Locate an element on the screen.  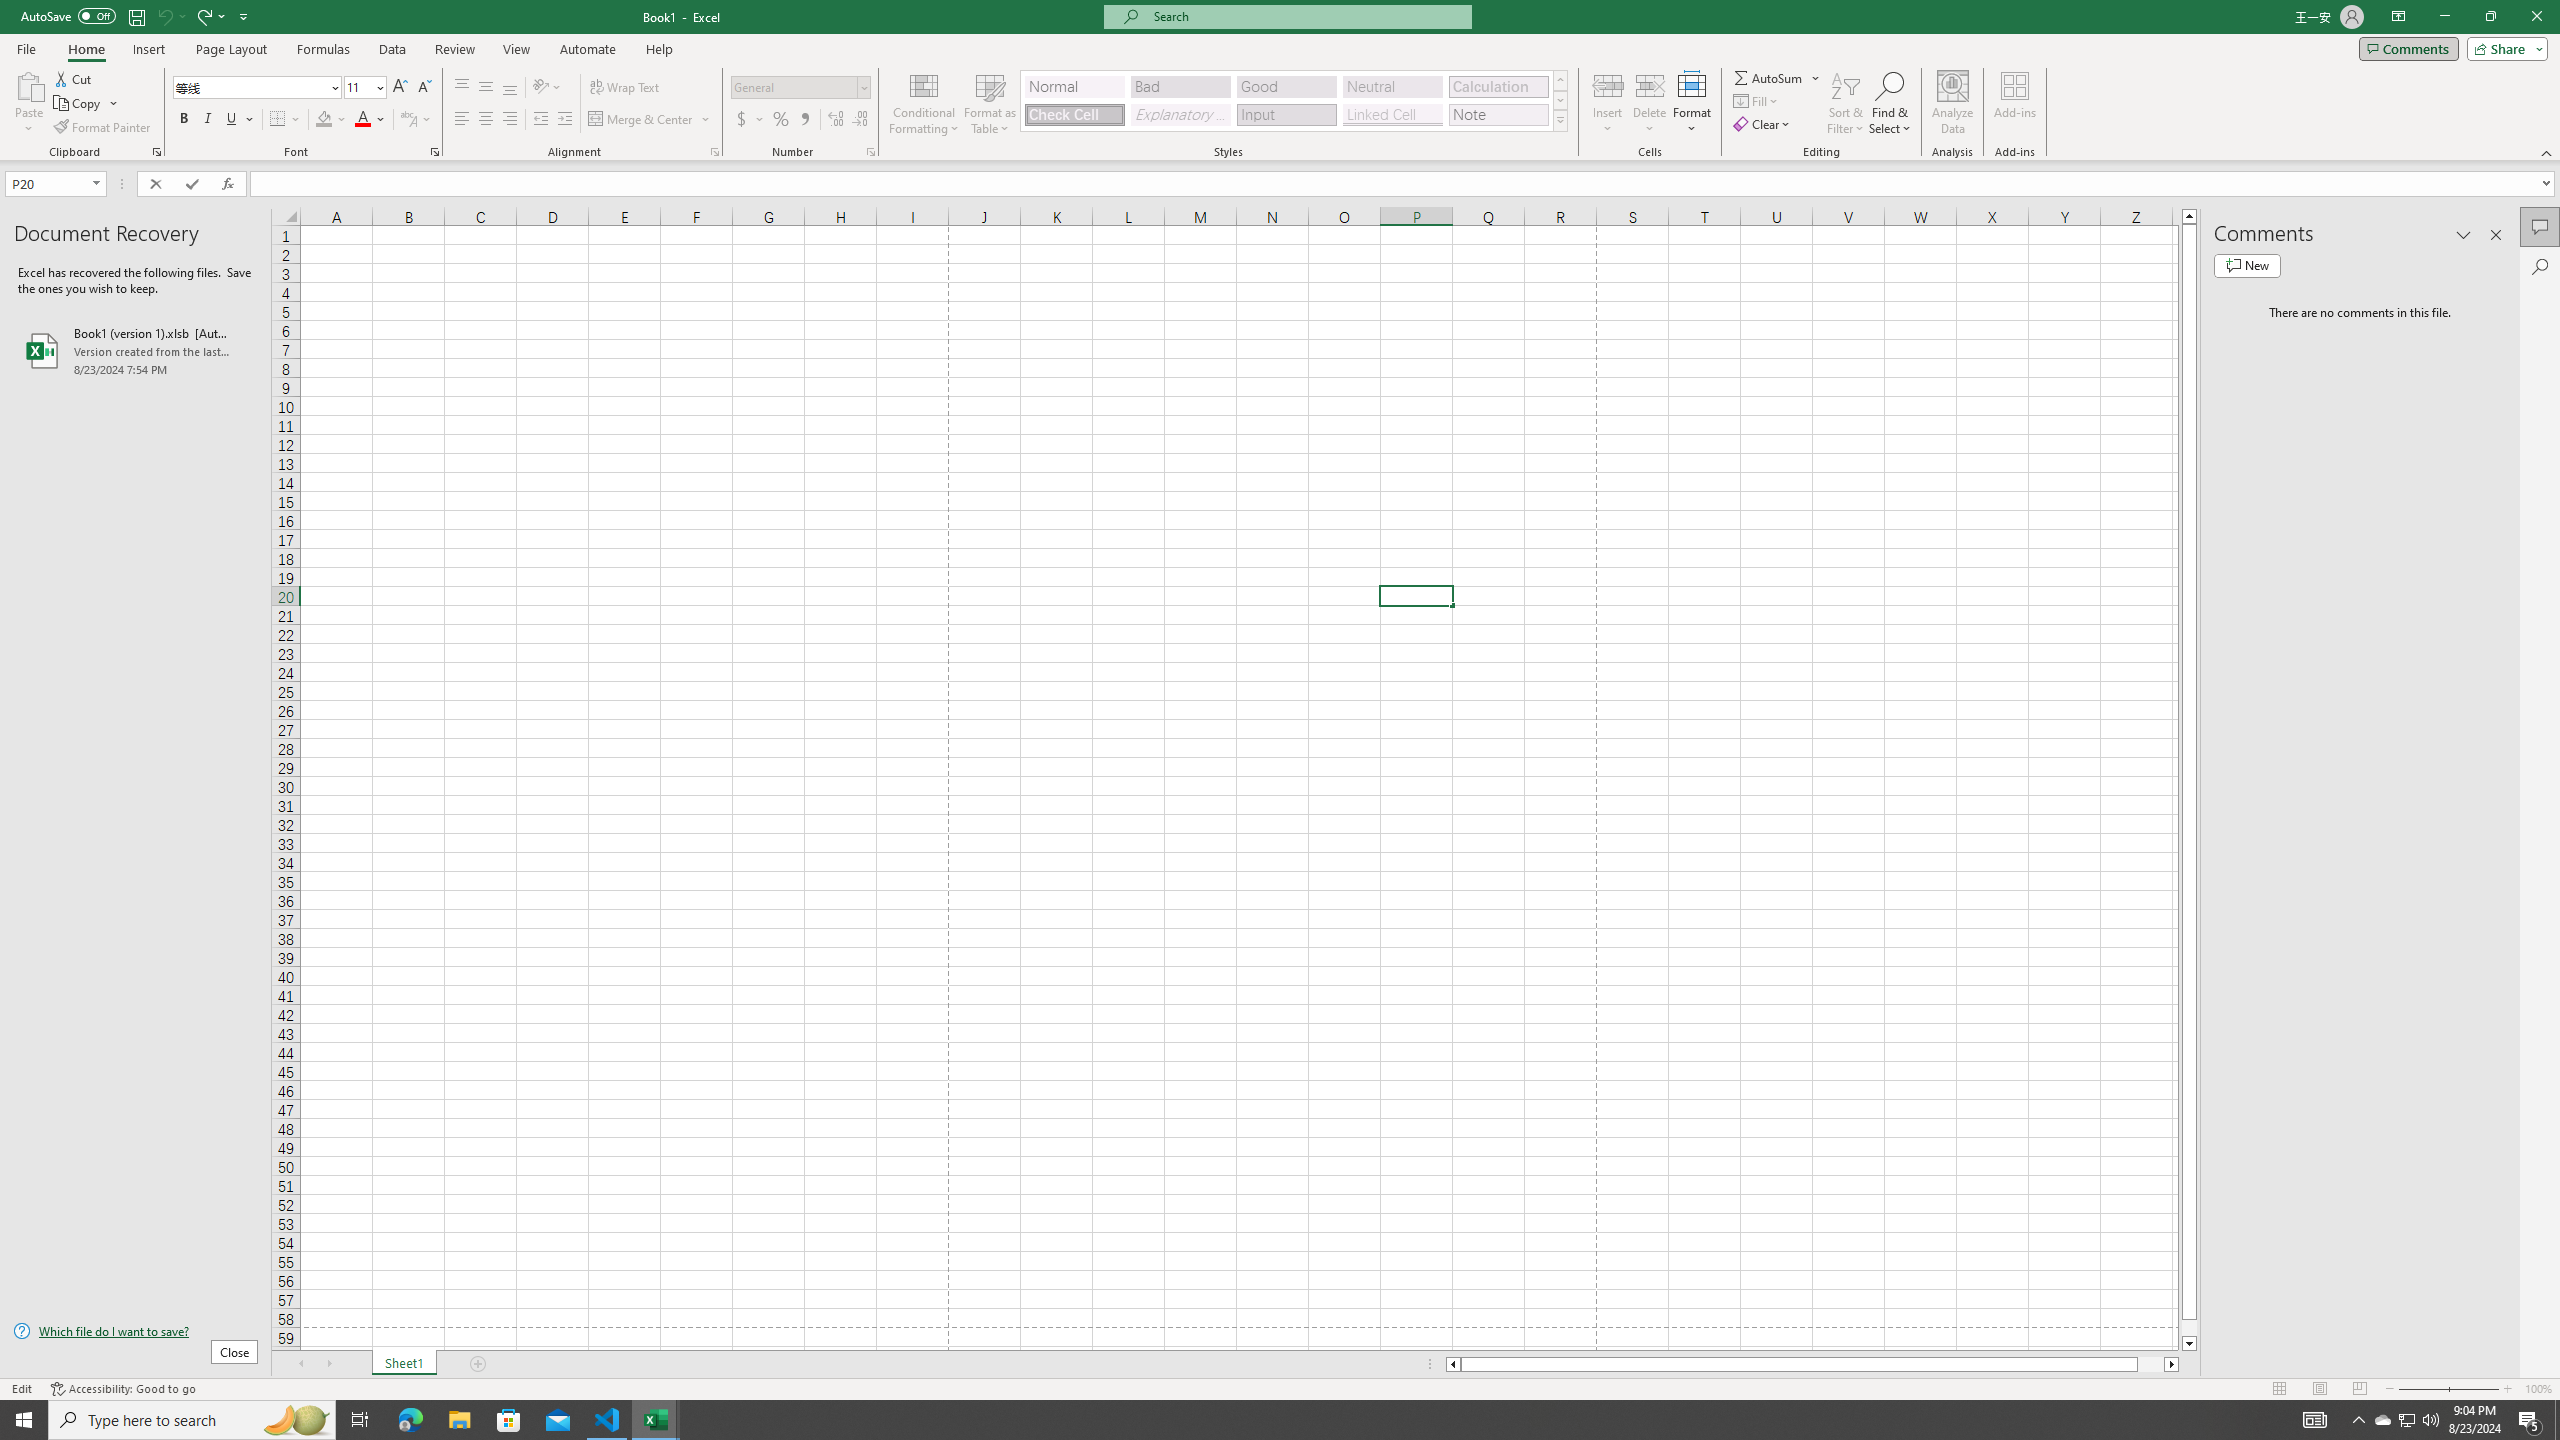
'Check Cell' is located at coordinates (1075, 114).